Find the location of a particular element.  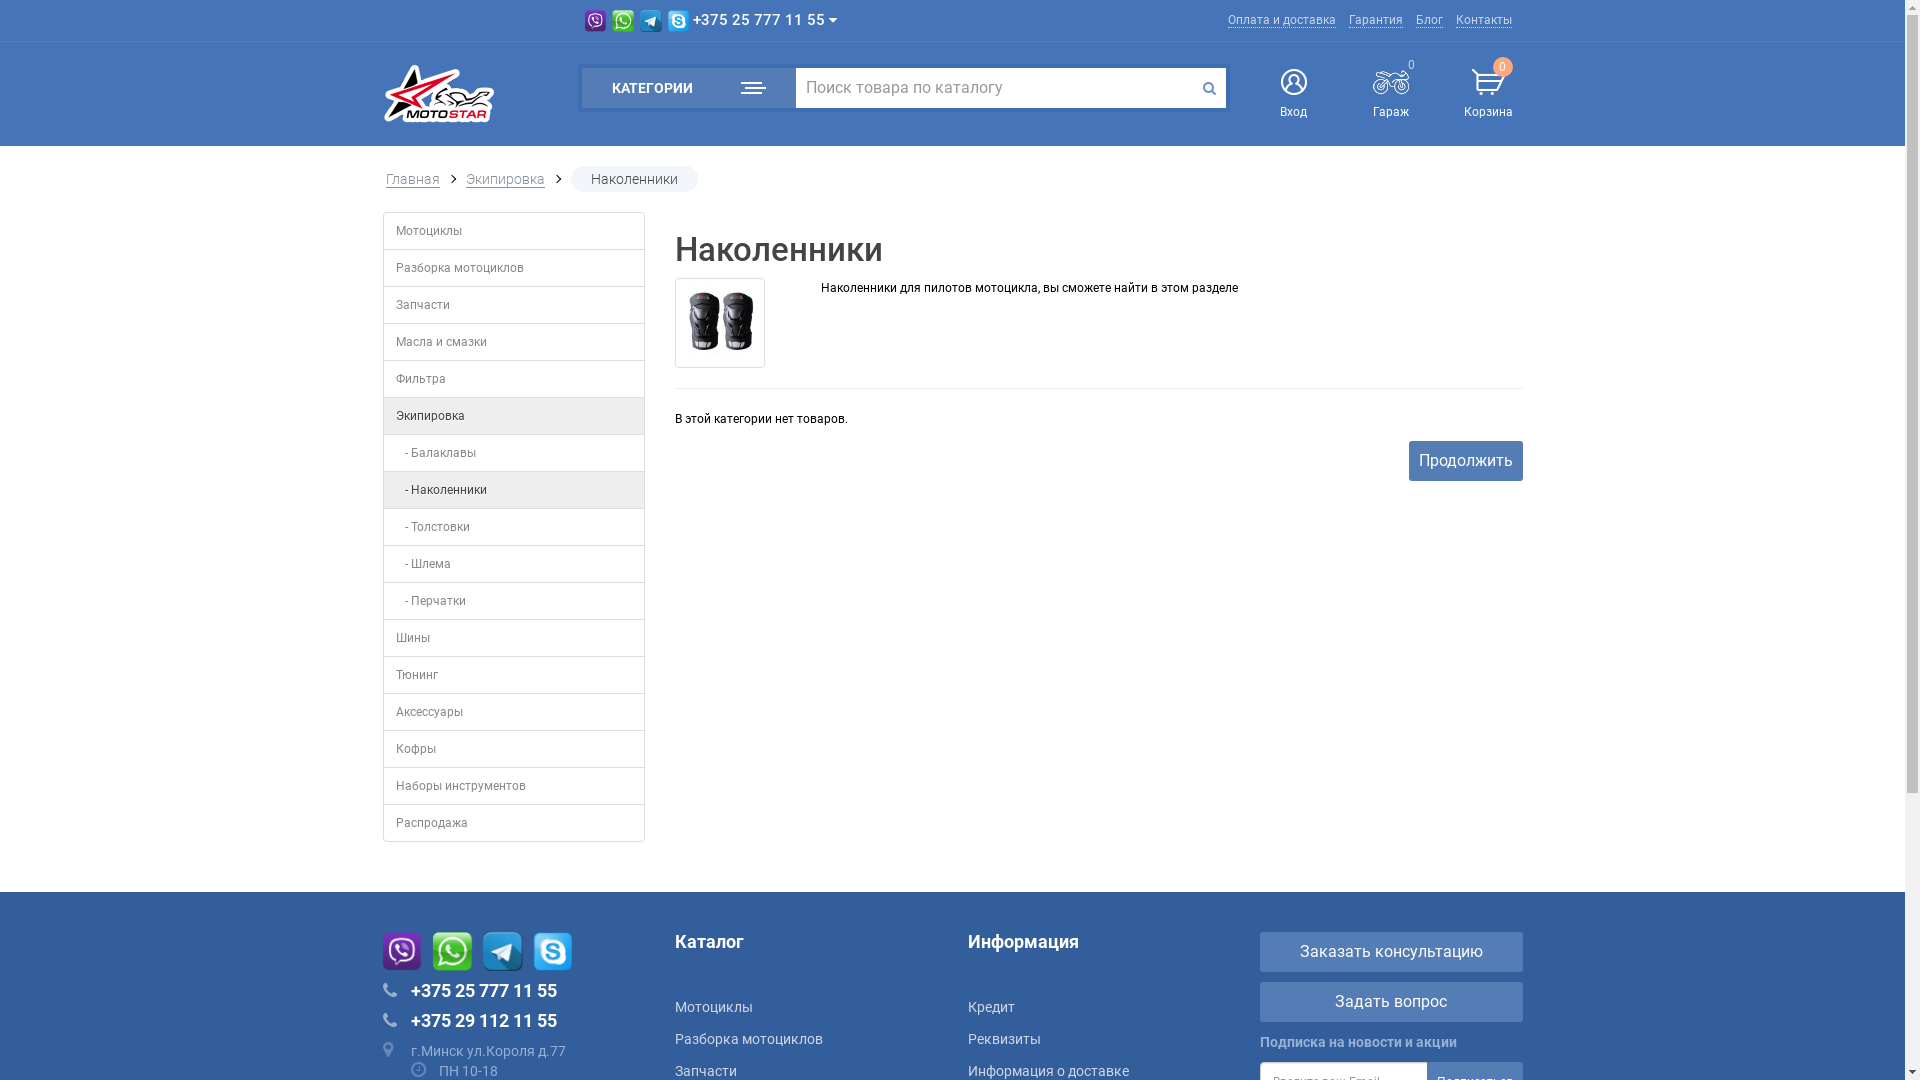

'+375 25 777 11 55' is located at coordinates (710, 20).